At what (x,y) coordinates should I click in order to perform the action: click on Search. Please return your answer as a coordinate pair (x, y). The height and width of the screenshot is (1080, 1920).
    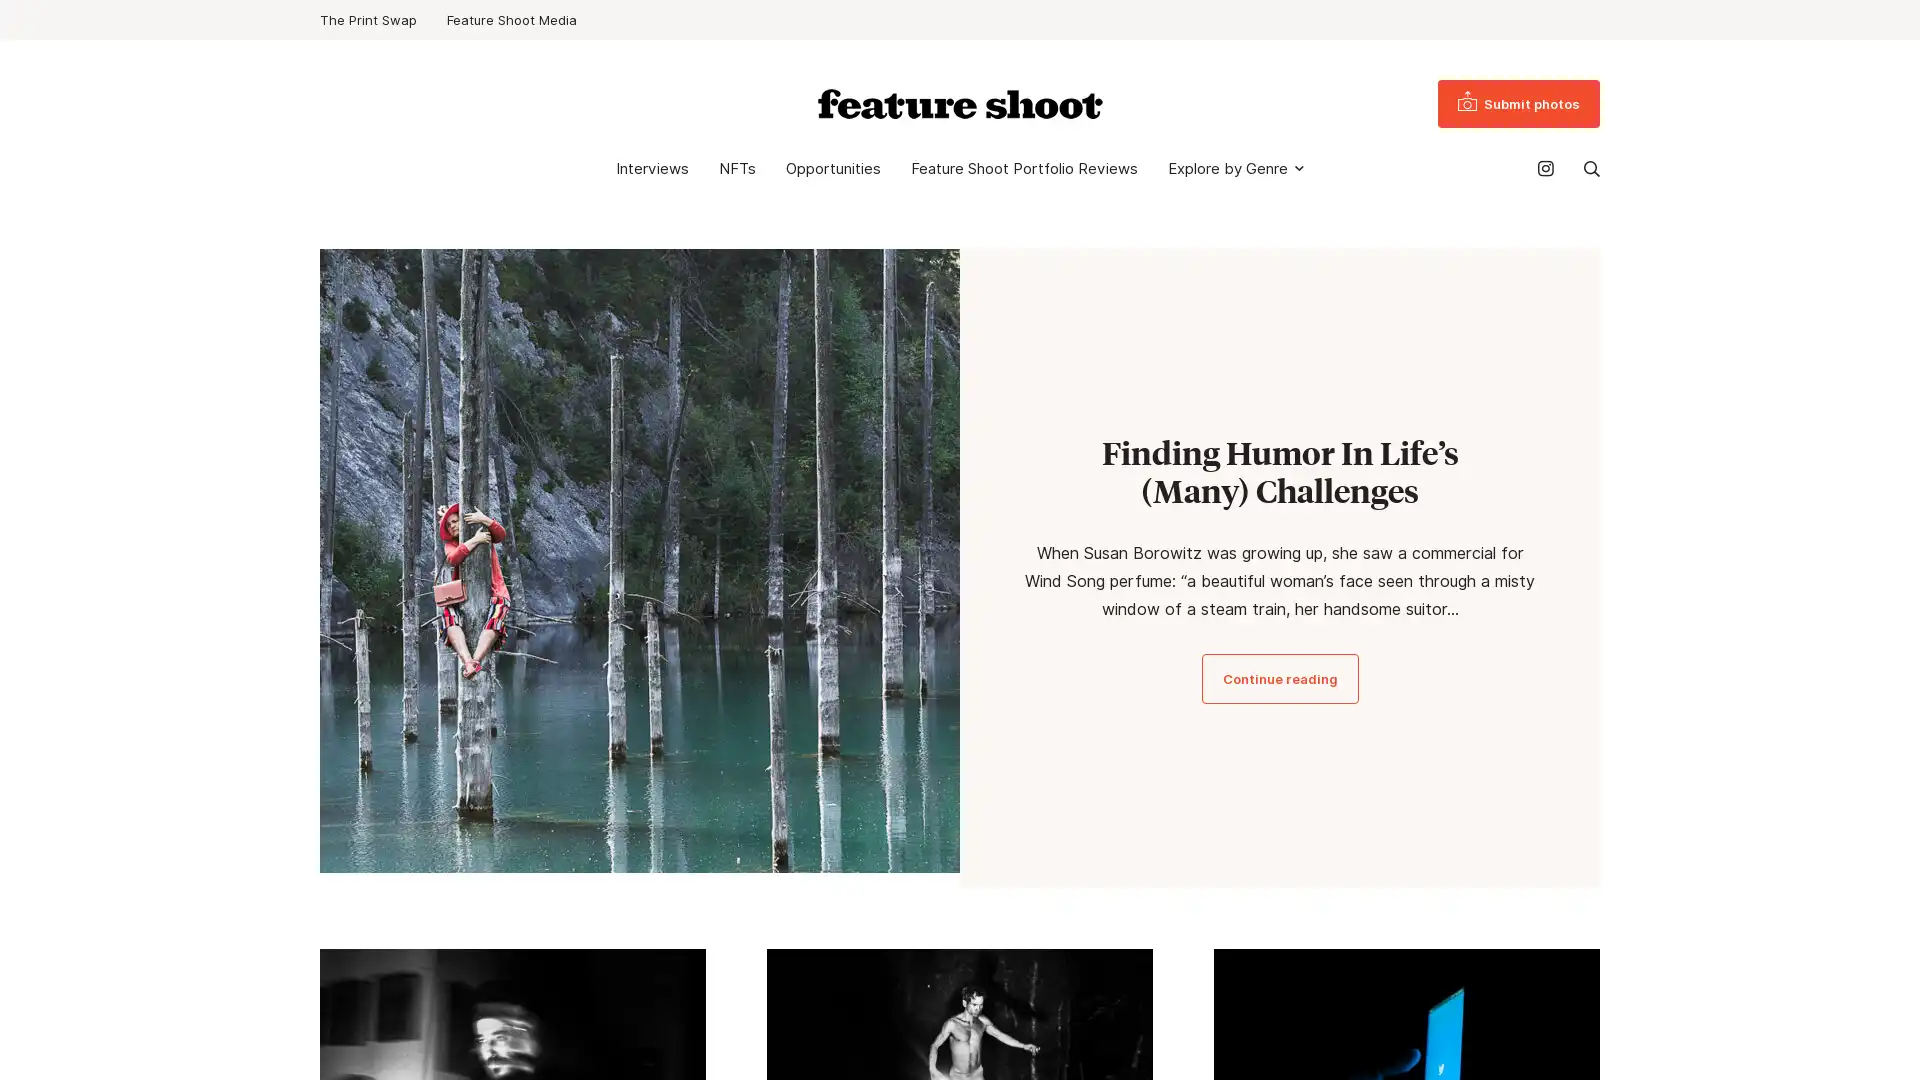
    Looking at the image, I should click on (1591, 168).